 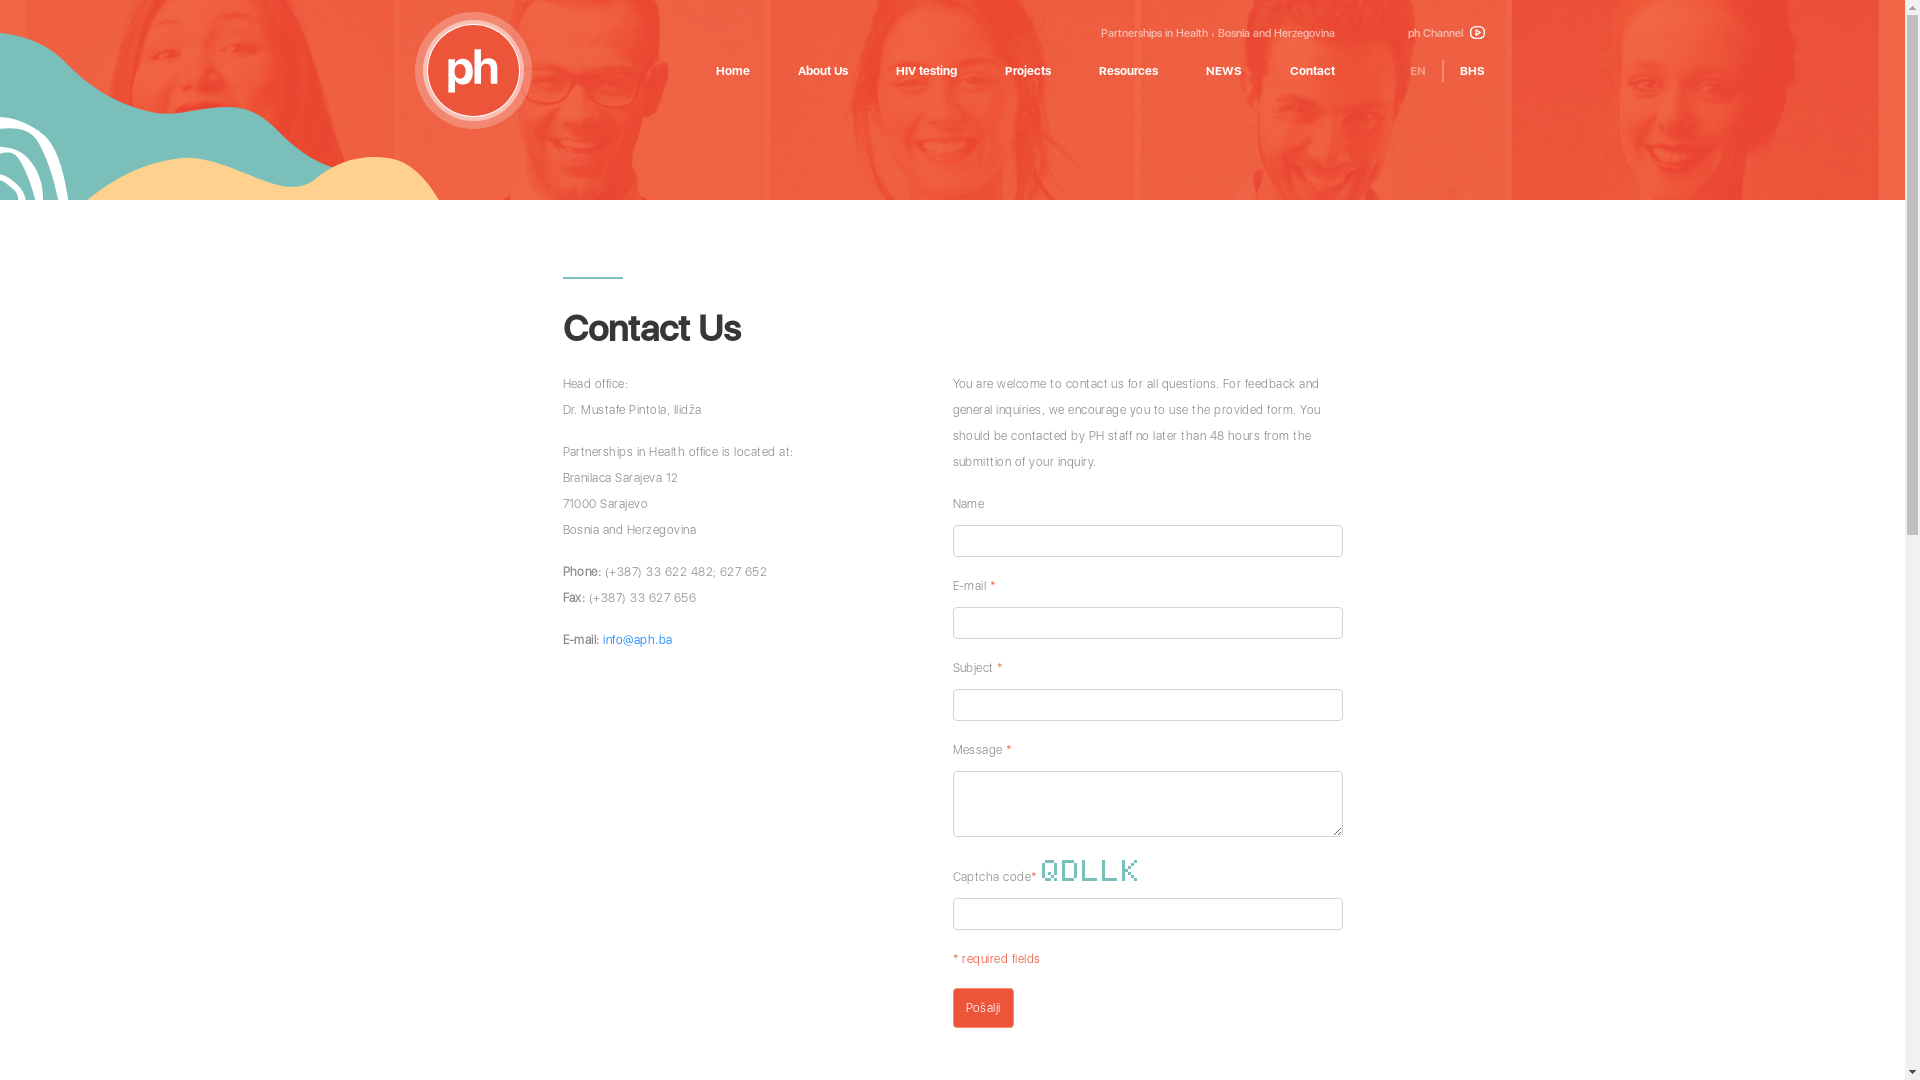 I want to click on 'NEWS', so click(x=1223, y=69).